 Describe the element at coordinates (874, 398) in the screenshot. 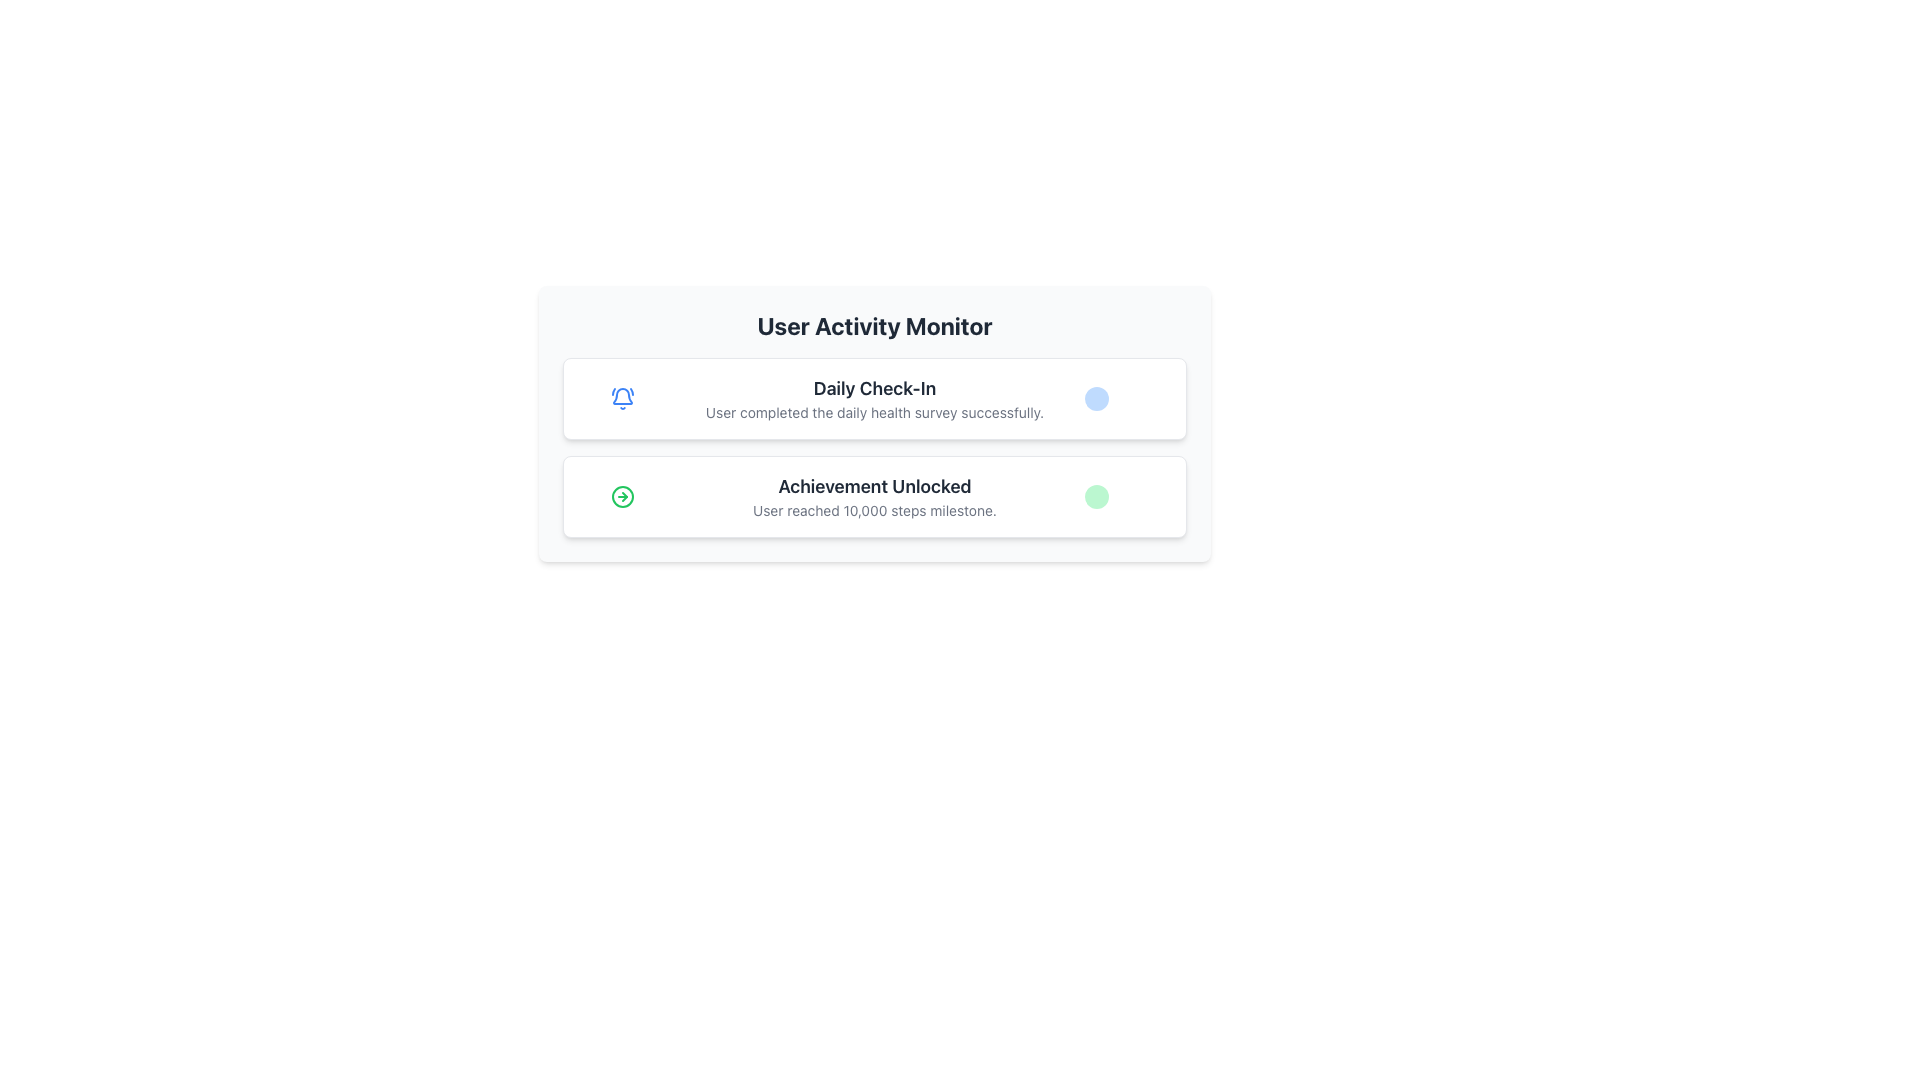

I see `the text description element summarizing the completion status of the daily health survey, located in the second card of the 'User Activity Monitor' section` at that location.